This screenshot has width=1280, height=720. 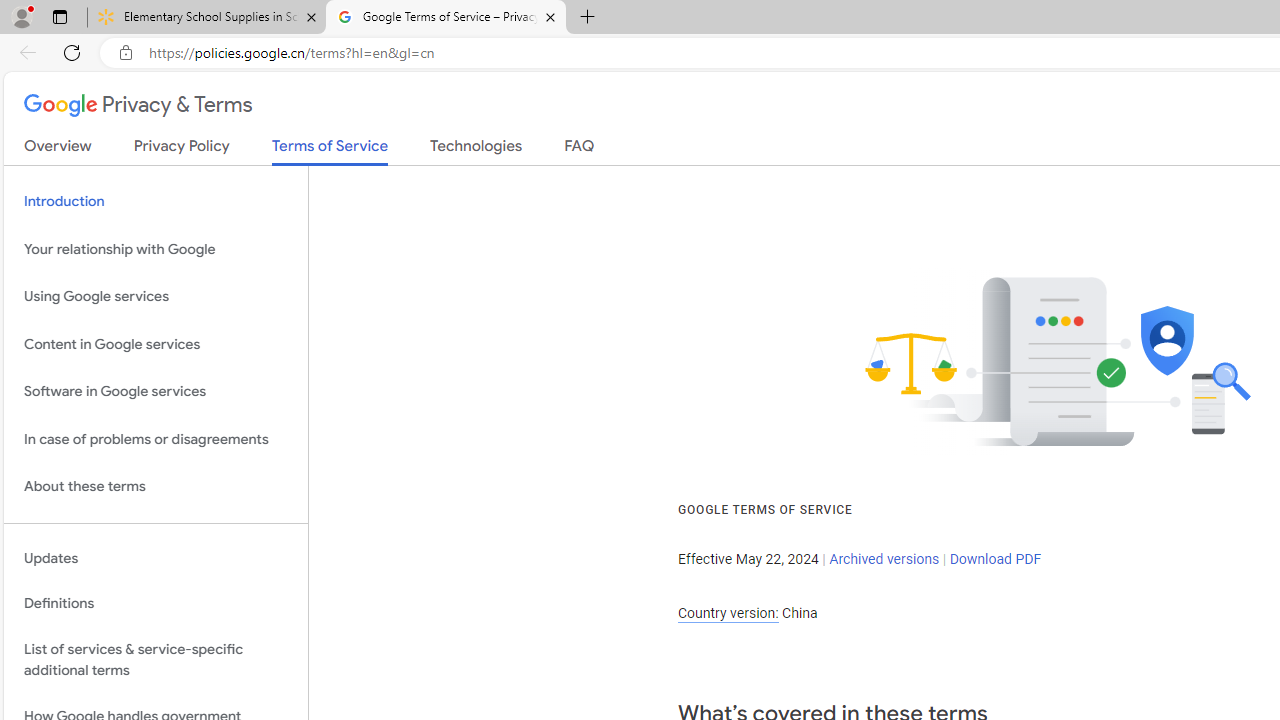 I want to click on 'FAQ', so click(x=578, y=149).